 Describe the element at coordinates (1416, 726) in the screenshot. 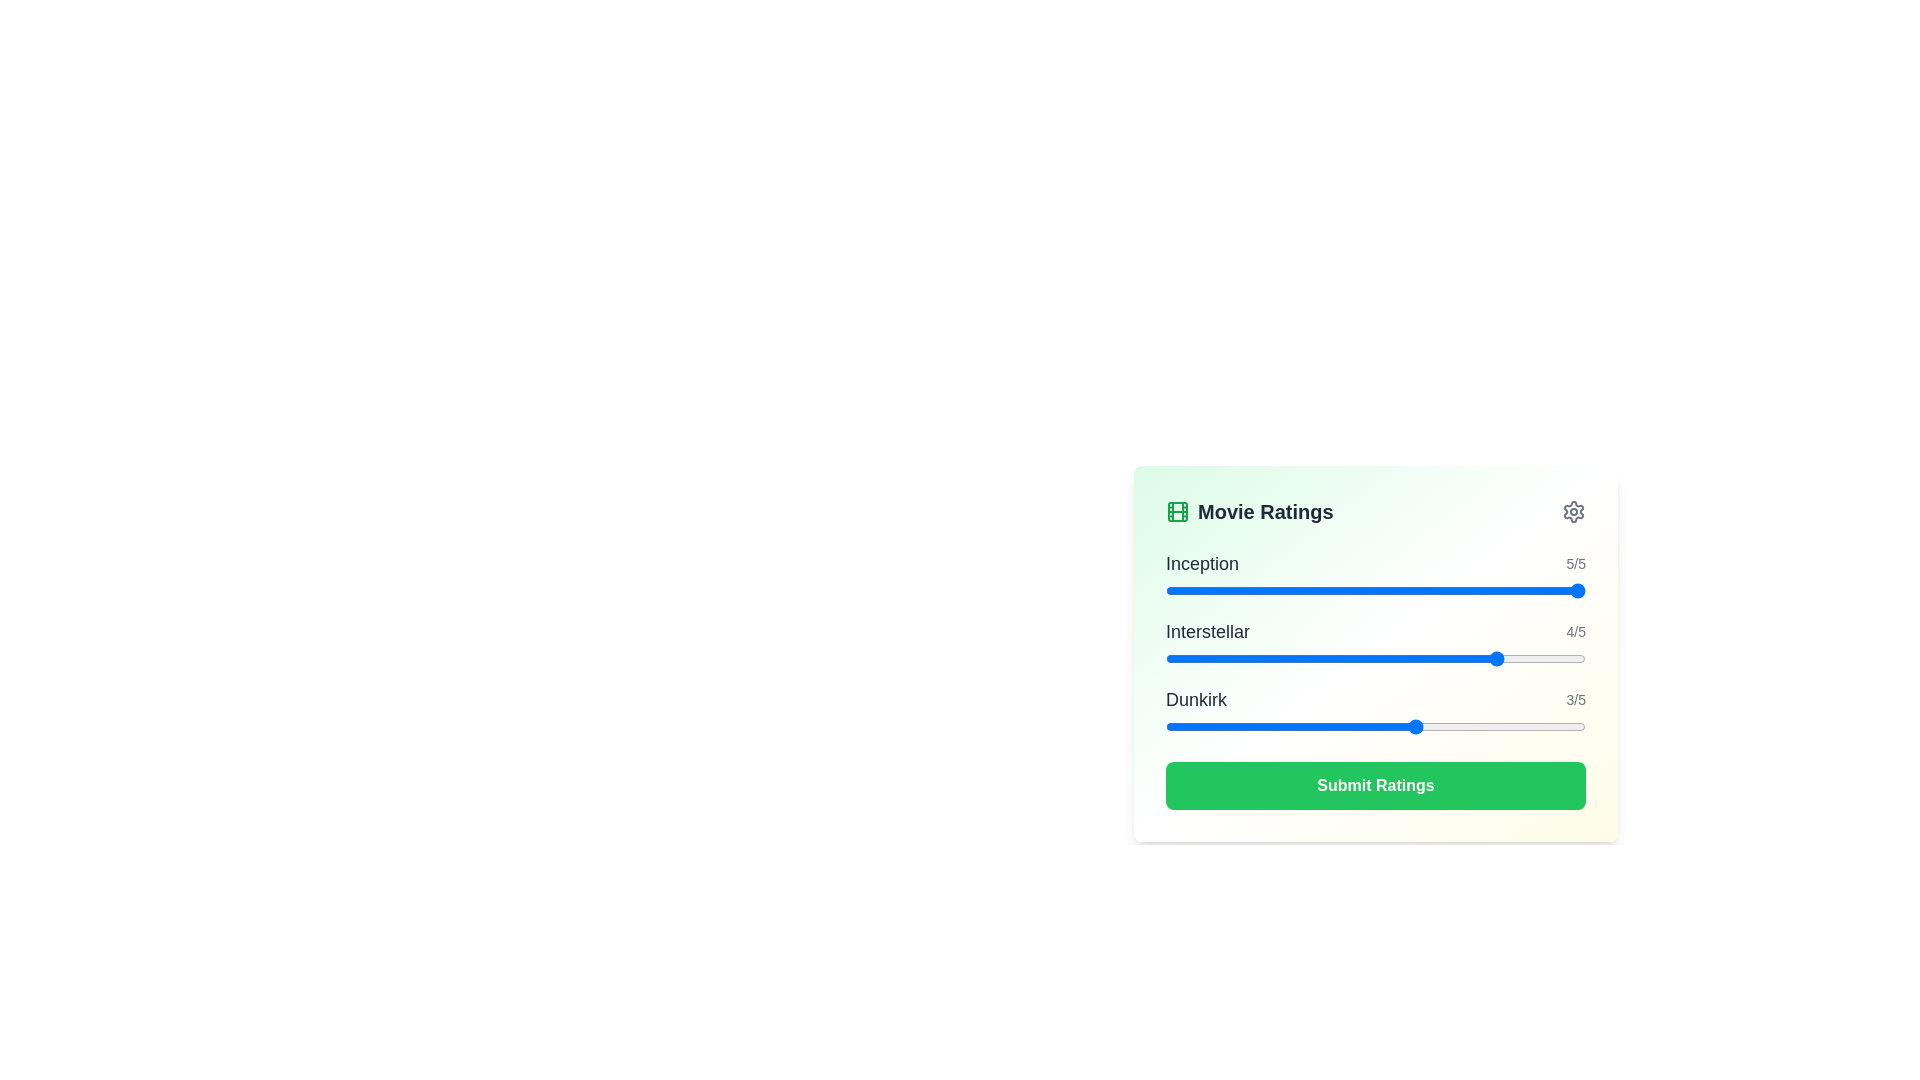

I see `the Dunkirk movie rating` at that location.